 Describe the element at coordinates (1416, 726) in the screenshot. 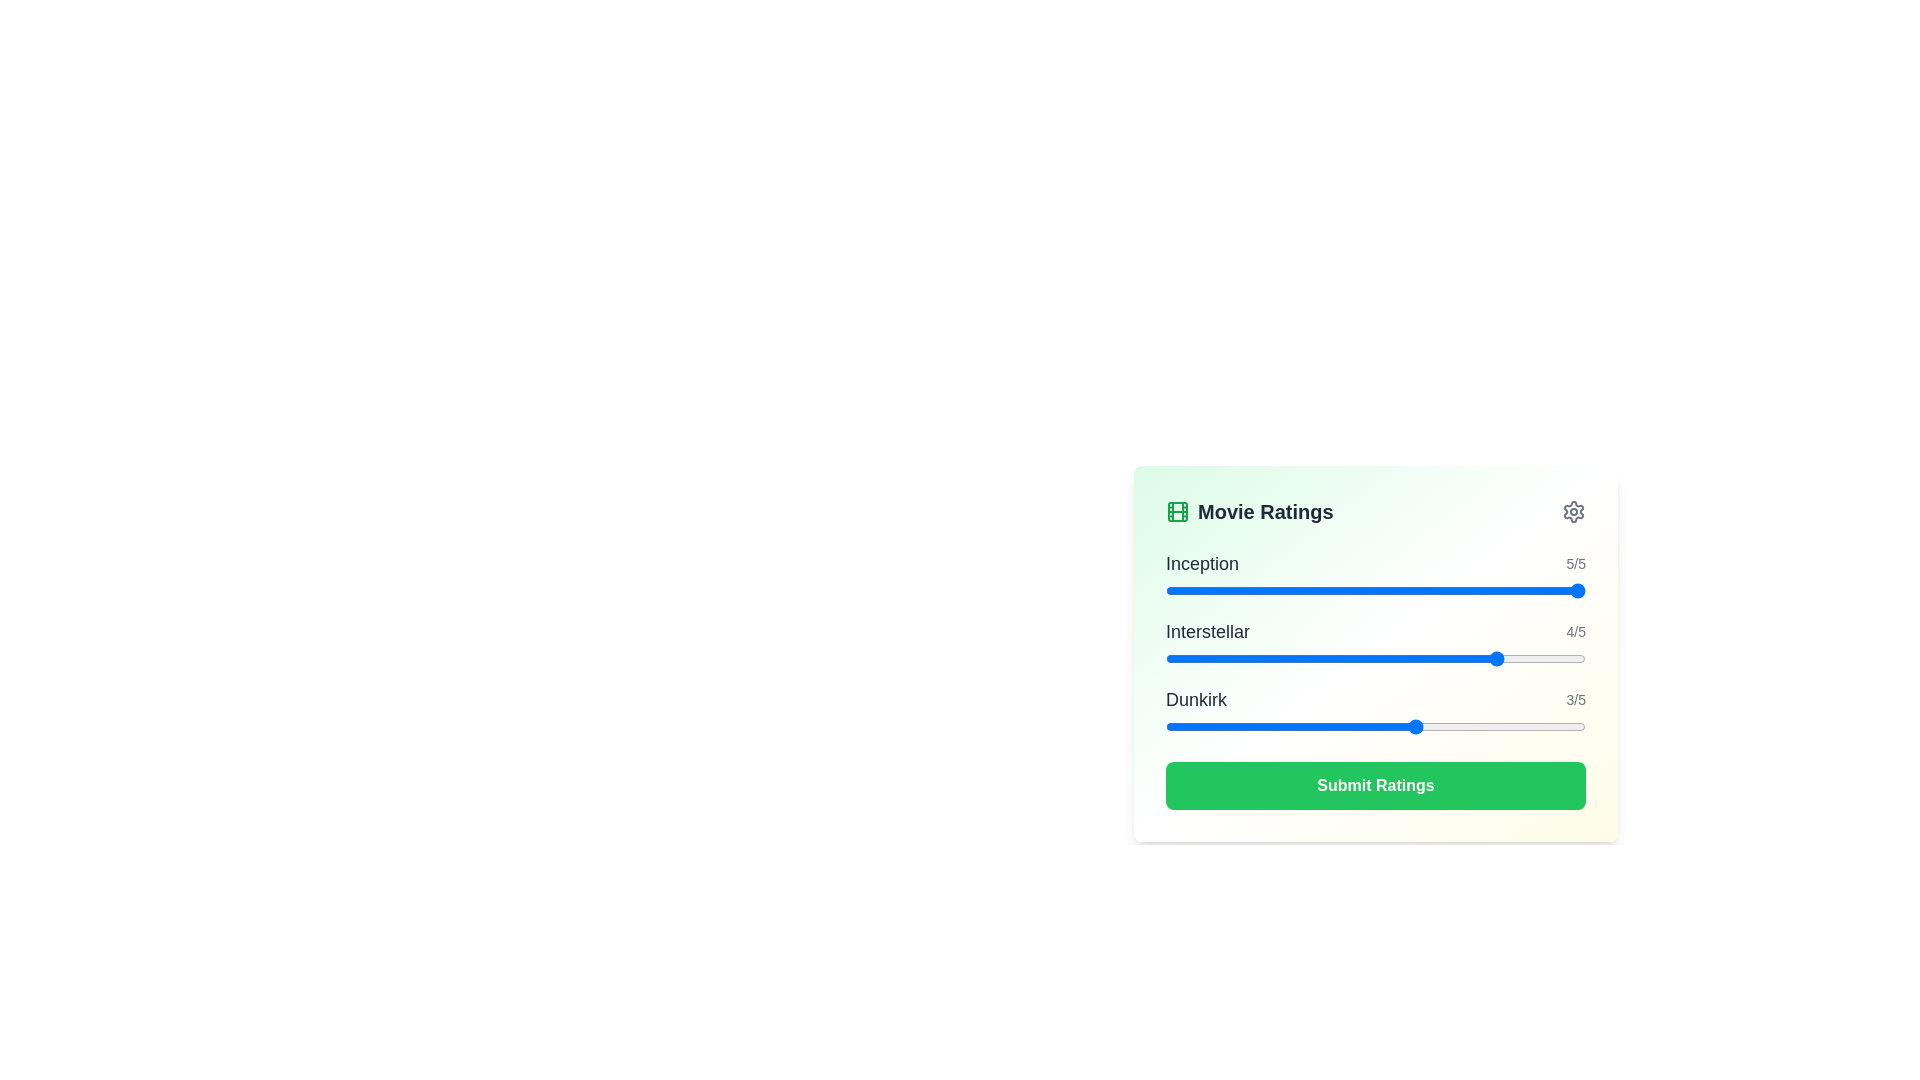

I see `the Dunkirk movie rating` at that location.